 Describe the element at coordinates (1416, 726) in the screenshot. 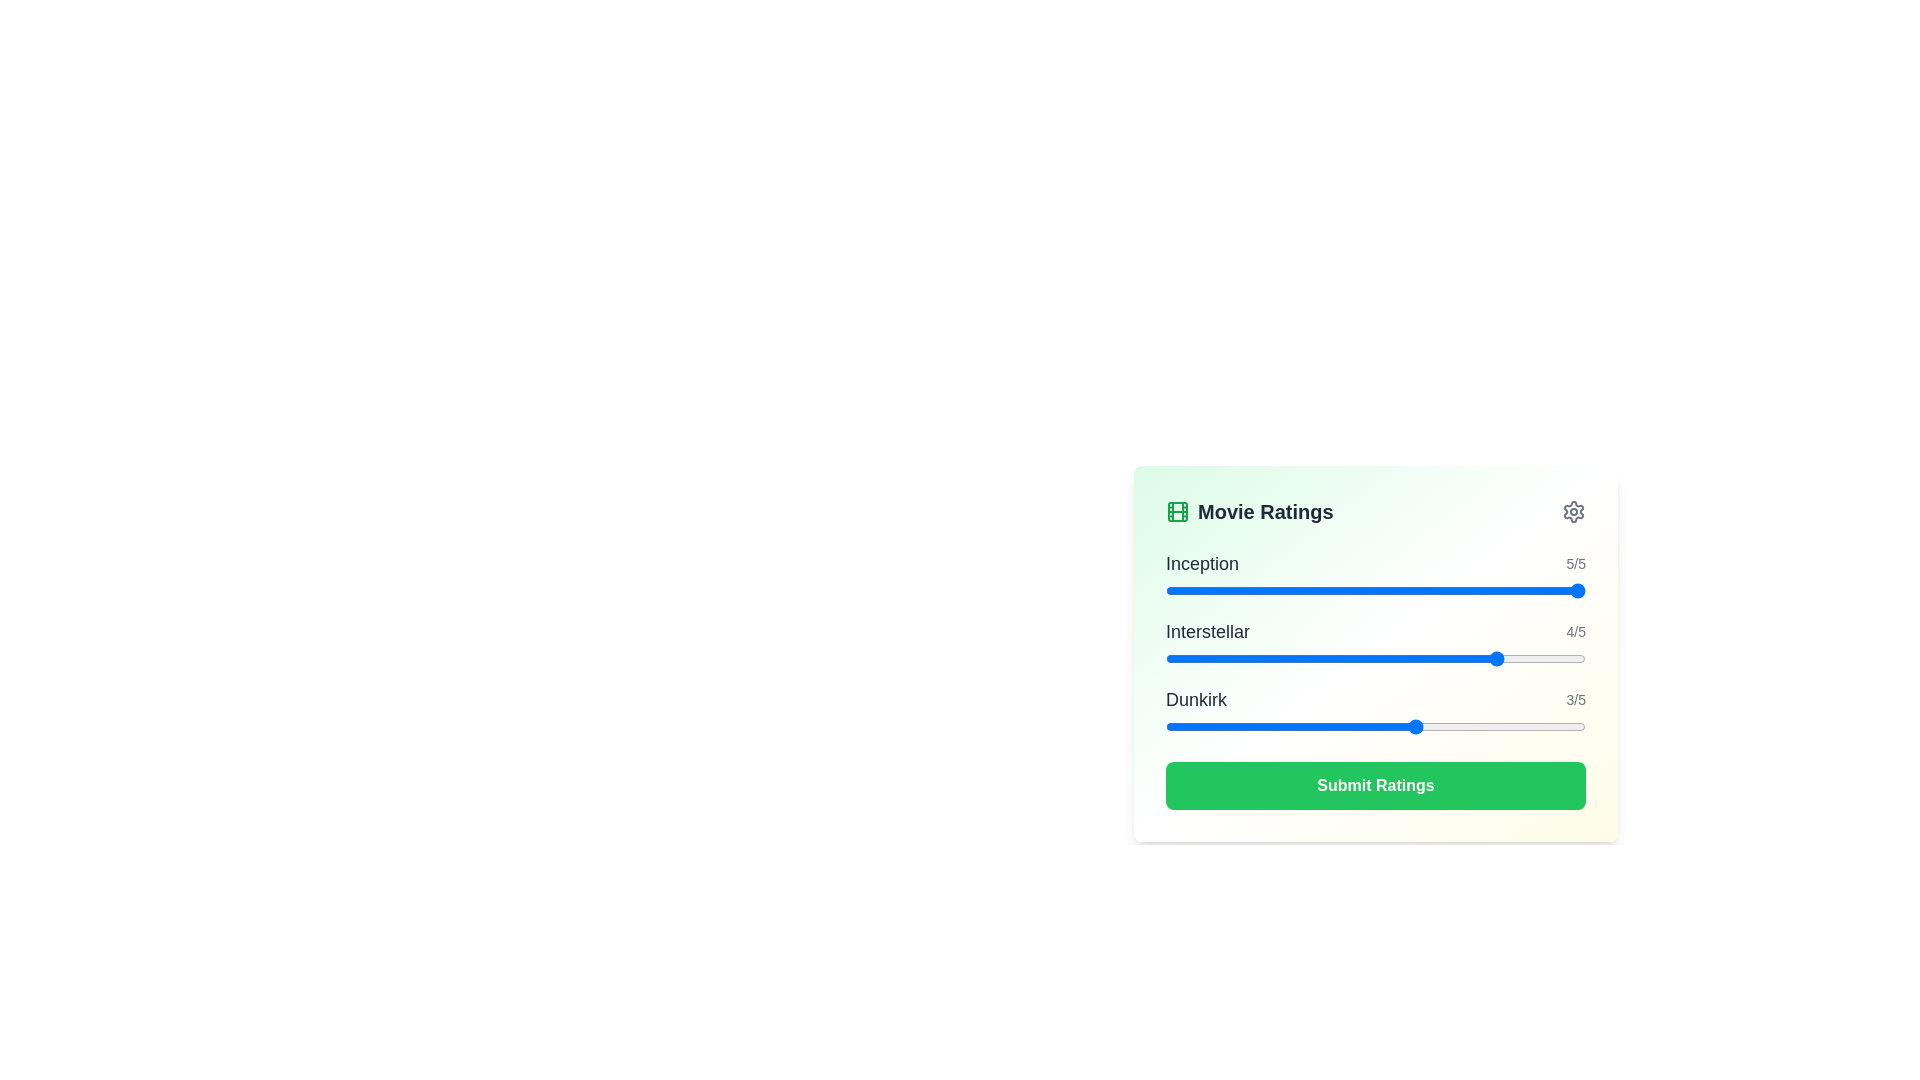

I see `the Dunkirk movie rating` at that location.